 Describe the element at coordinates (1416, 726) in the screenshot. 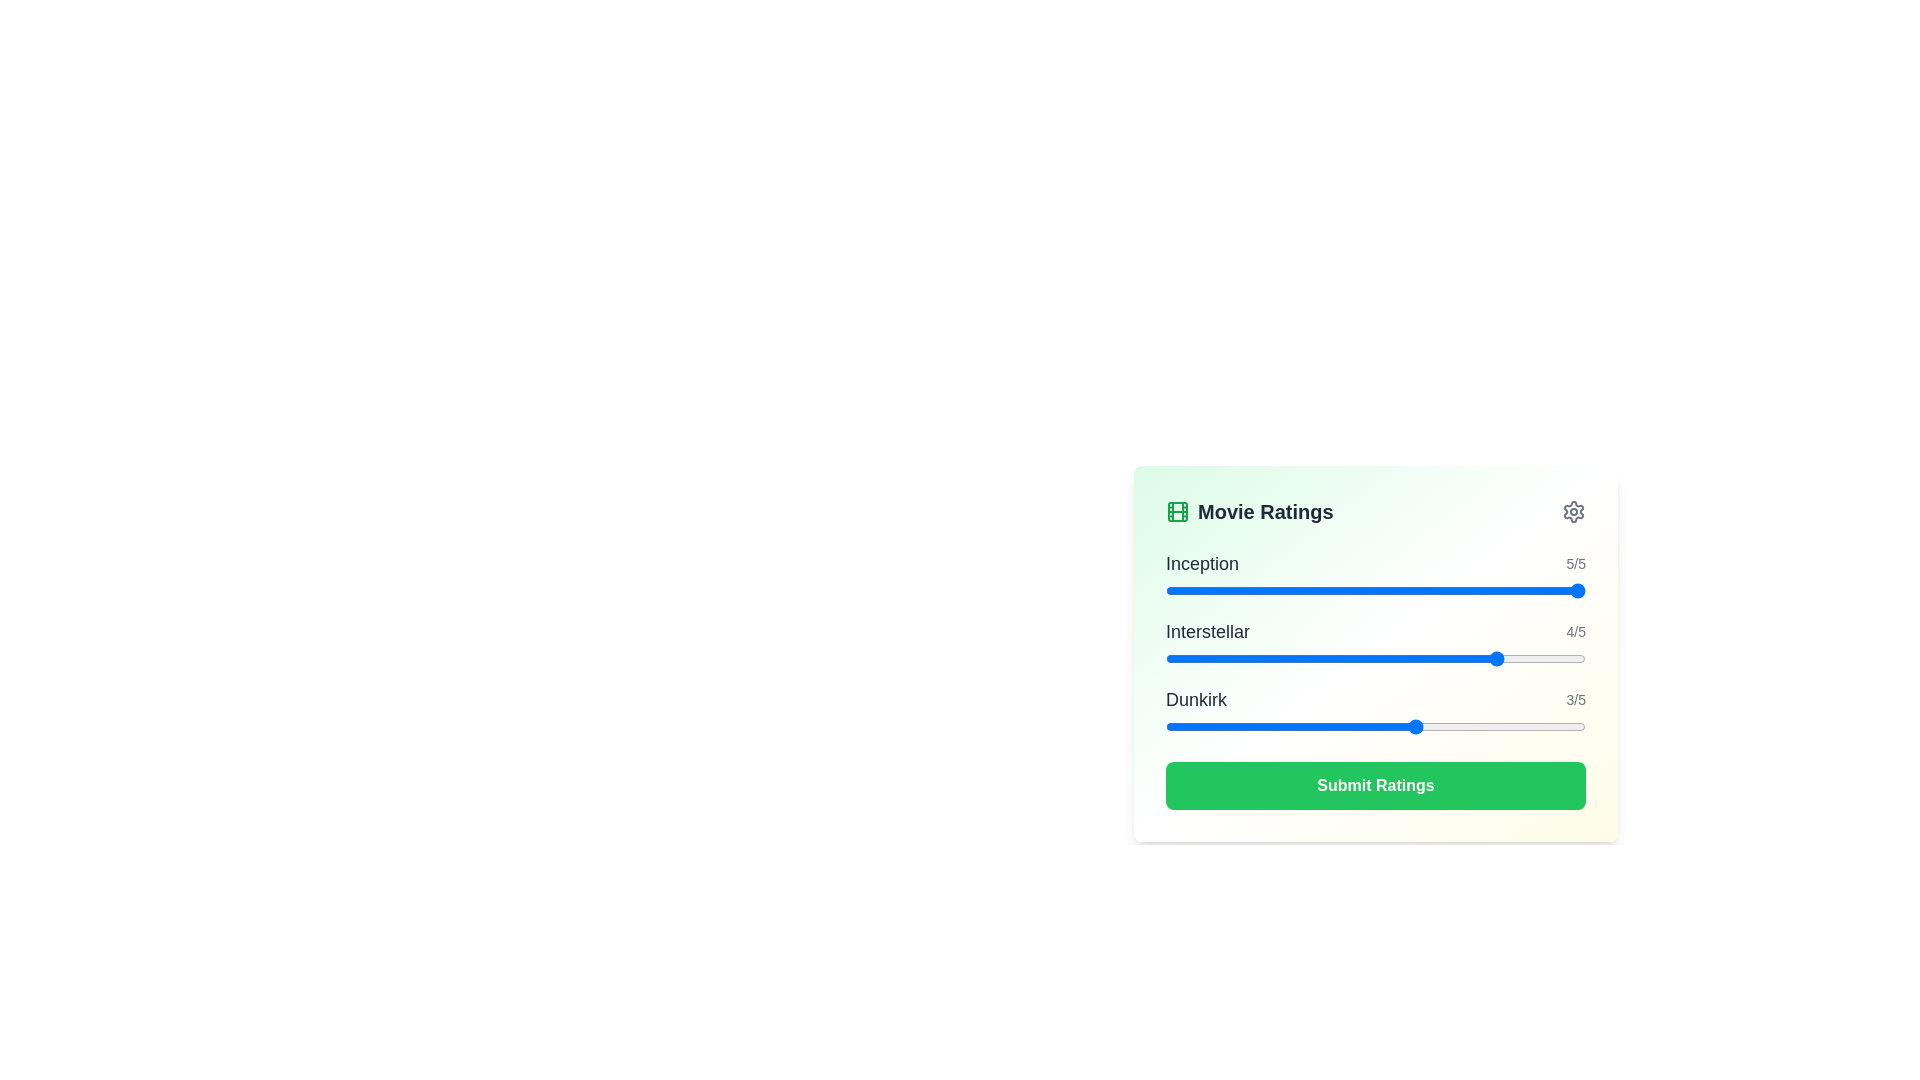

I see `the Dunkirk movie rating` at that location.